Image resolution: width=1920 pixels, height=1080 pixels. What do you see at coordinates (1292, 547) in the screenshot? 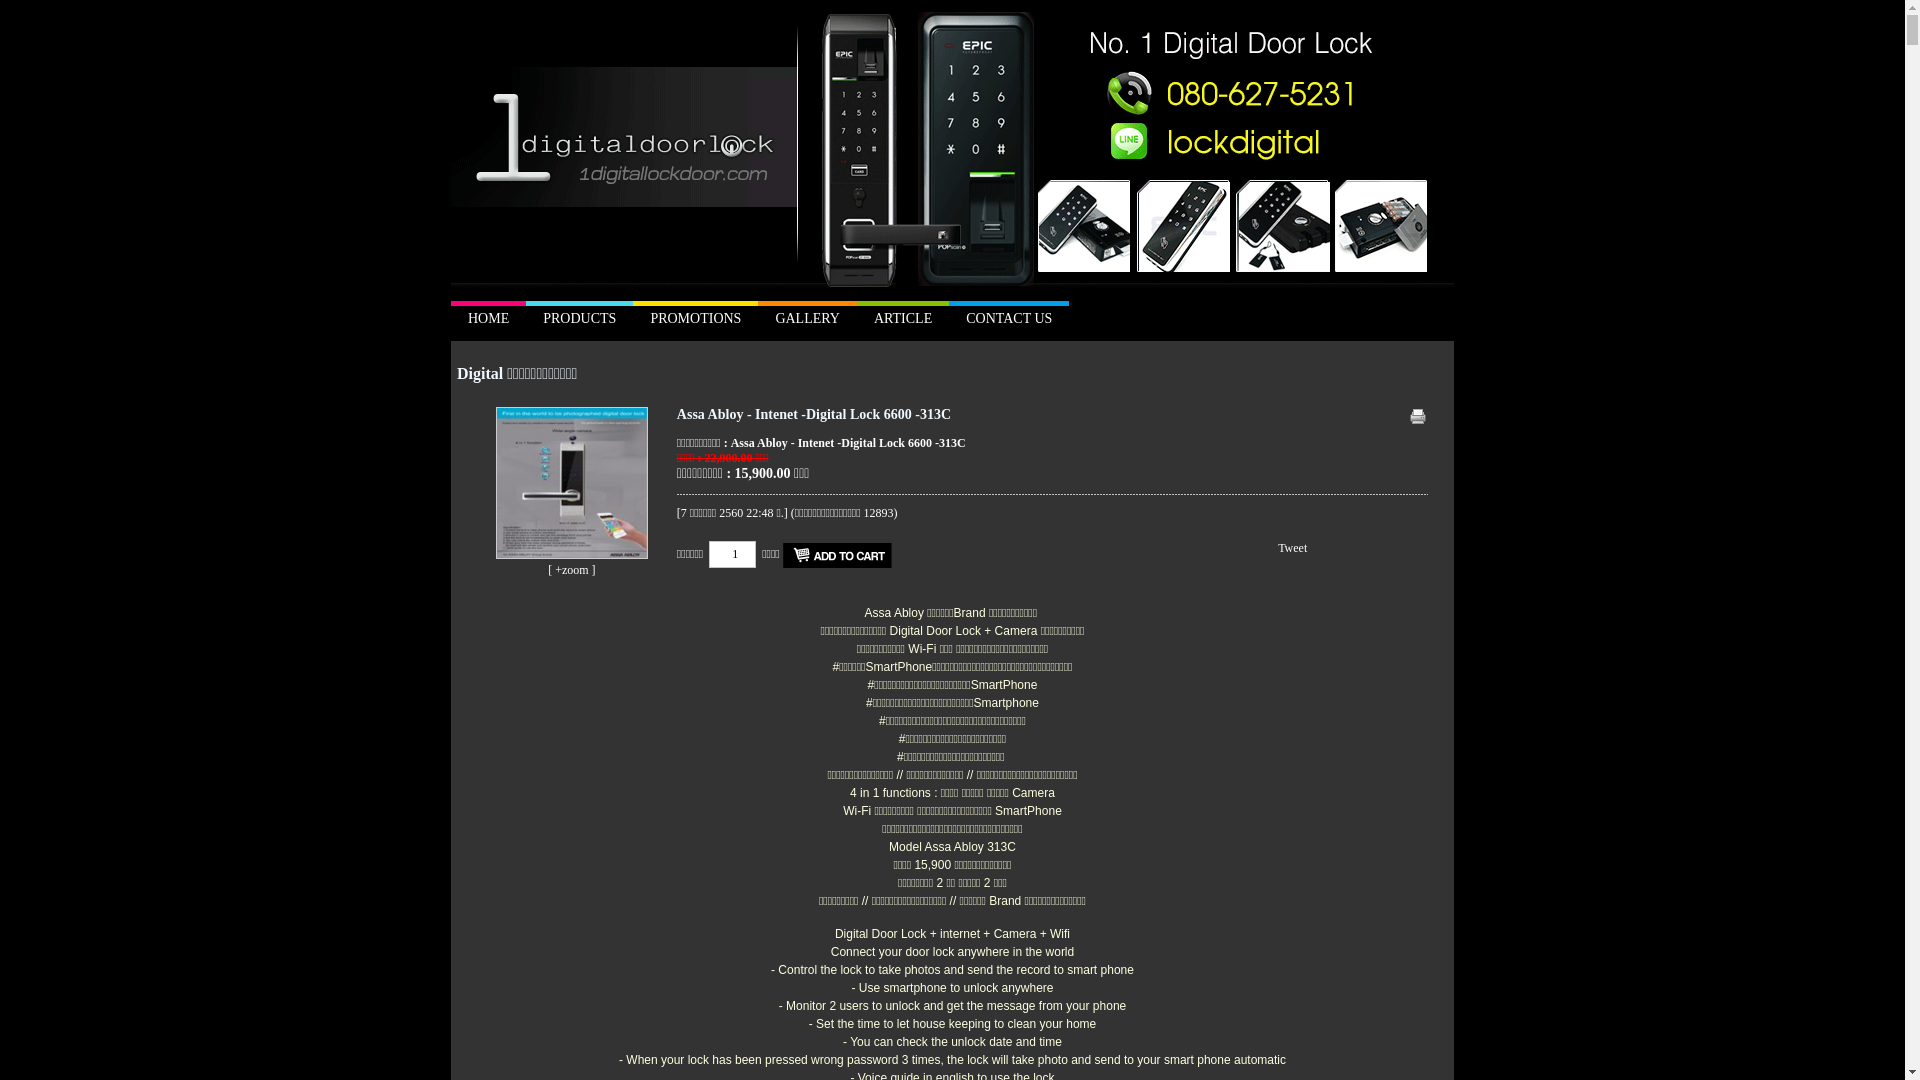
I see `'Tweet'` at bounding box center [1292, 547].